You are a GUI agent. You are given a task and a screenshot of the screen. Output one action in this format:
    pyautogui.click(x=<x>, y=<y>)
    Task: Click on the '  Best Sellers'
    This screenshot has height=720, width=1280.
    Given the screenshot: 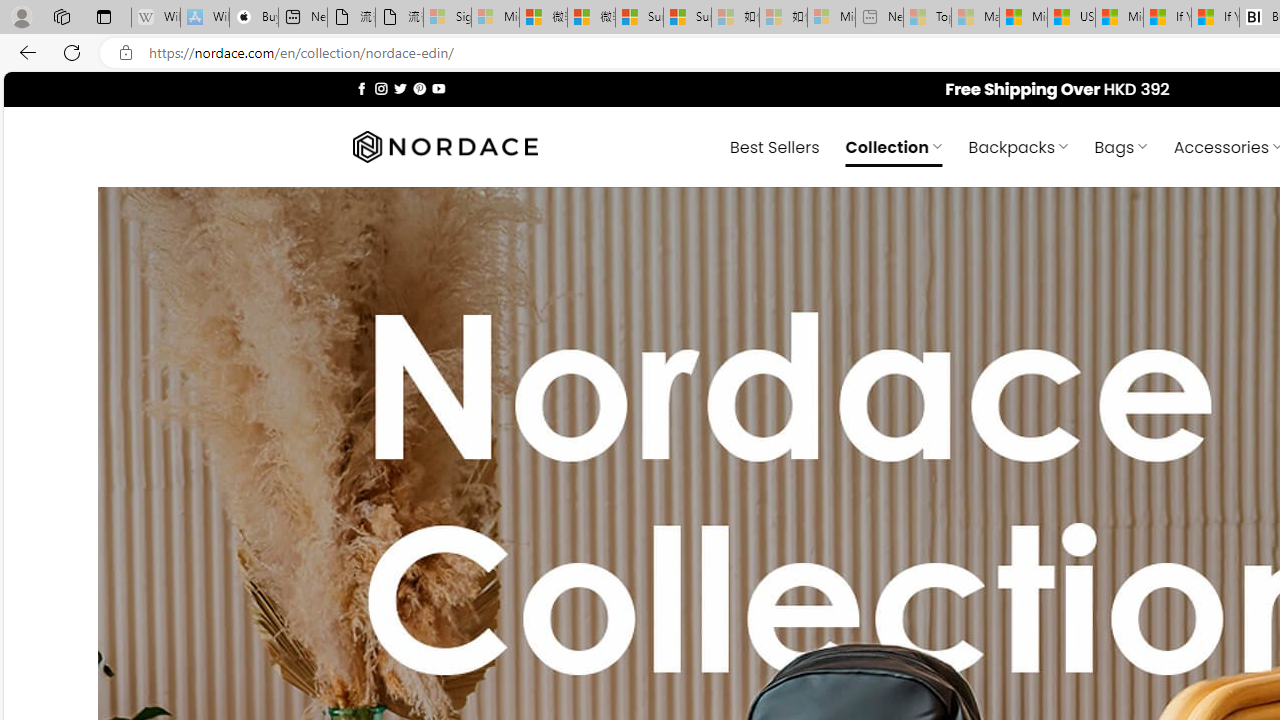 What is the action you would take?
    pyautogui.click(x=774, y=145)
    